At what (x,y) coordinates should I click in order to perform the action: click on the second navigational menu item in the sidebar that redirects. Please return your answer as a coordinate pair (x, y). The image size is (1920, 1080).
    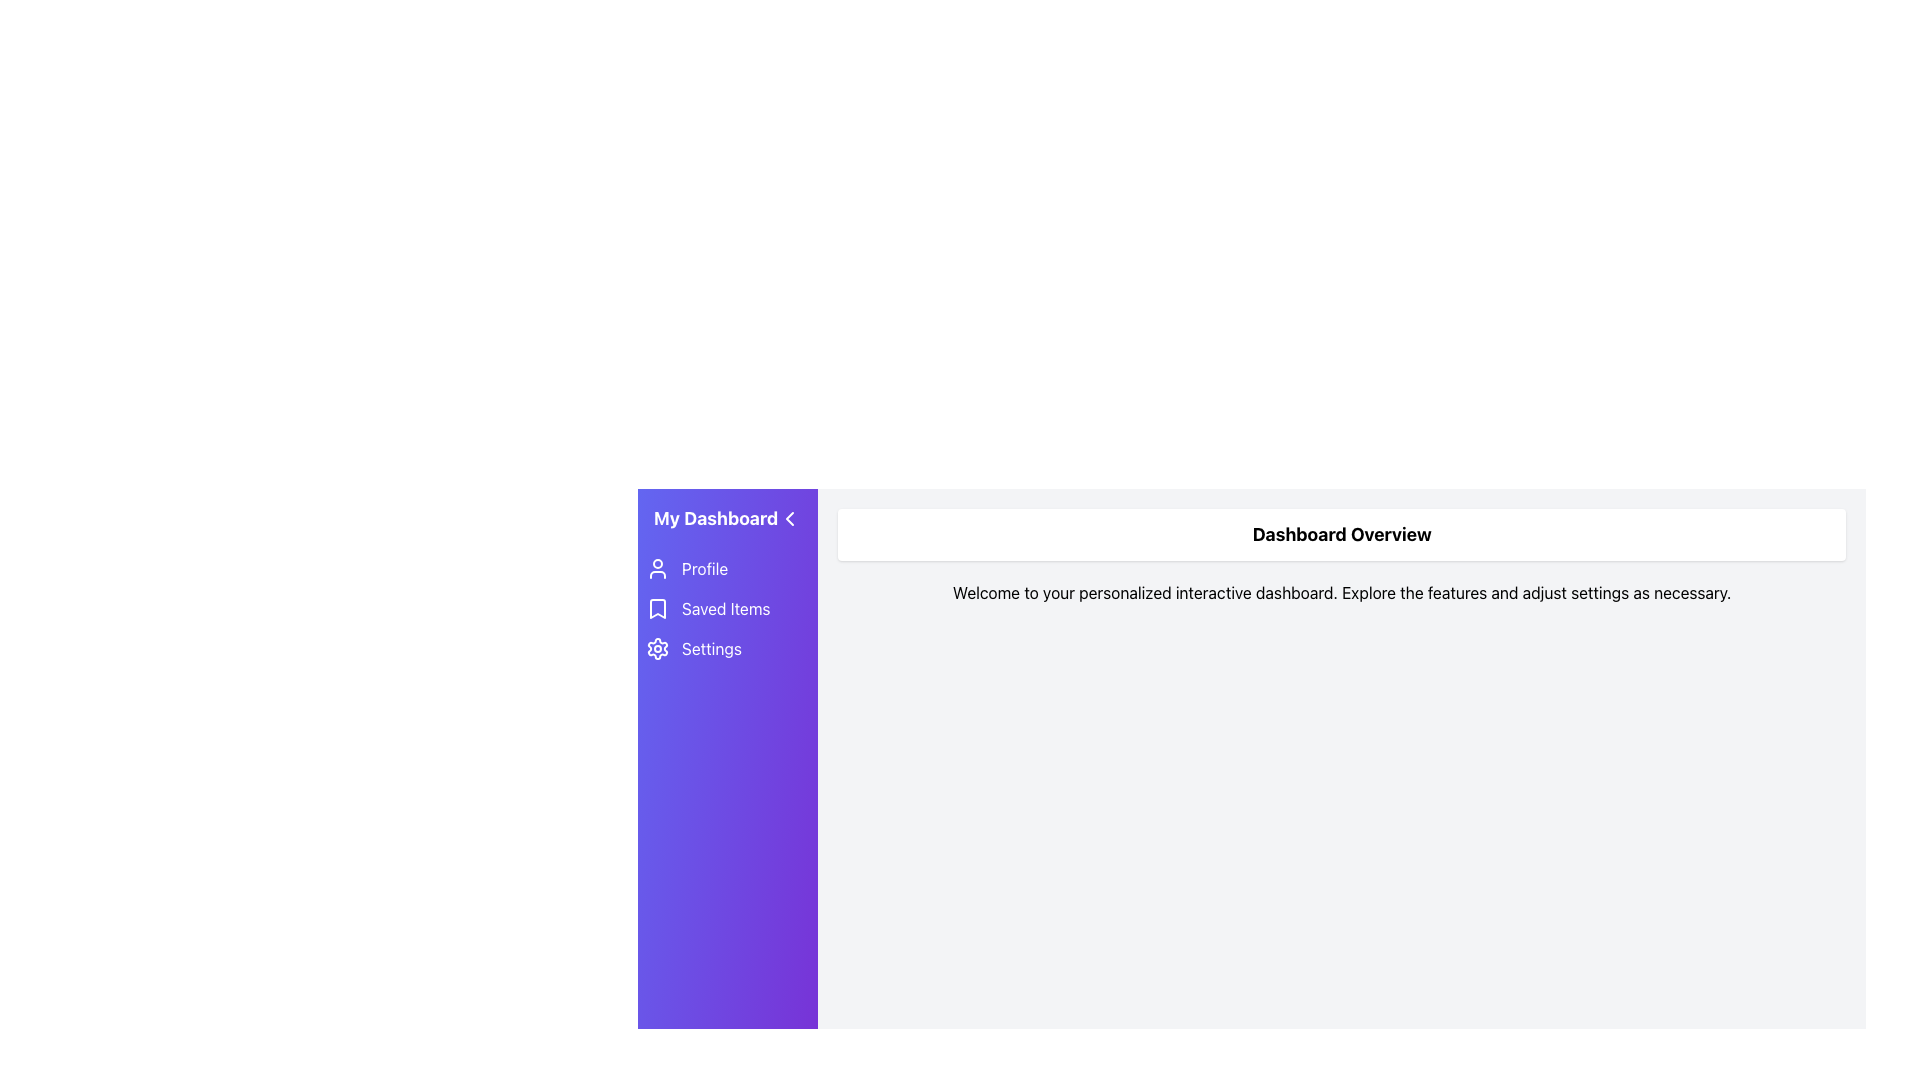
    Looking at the image, I should click on (727, 608).